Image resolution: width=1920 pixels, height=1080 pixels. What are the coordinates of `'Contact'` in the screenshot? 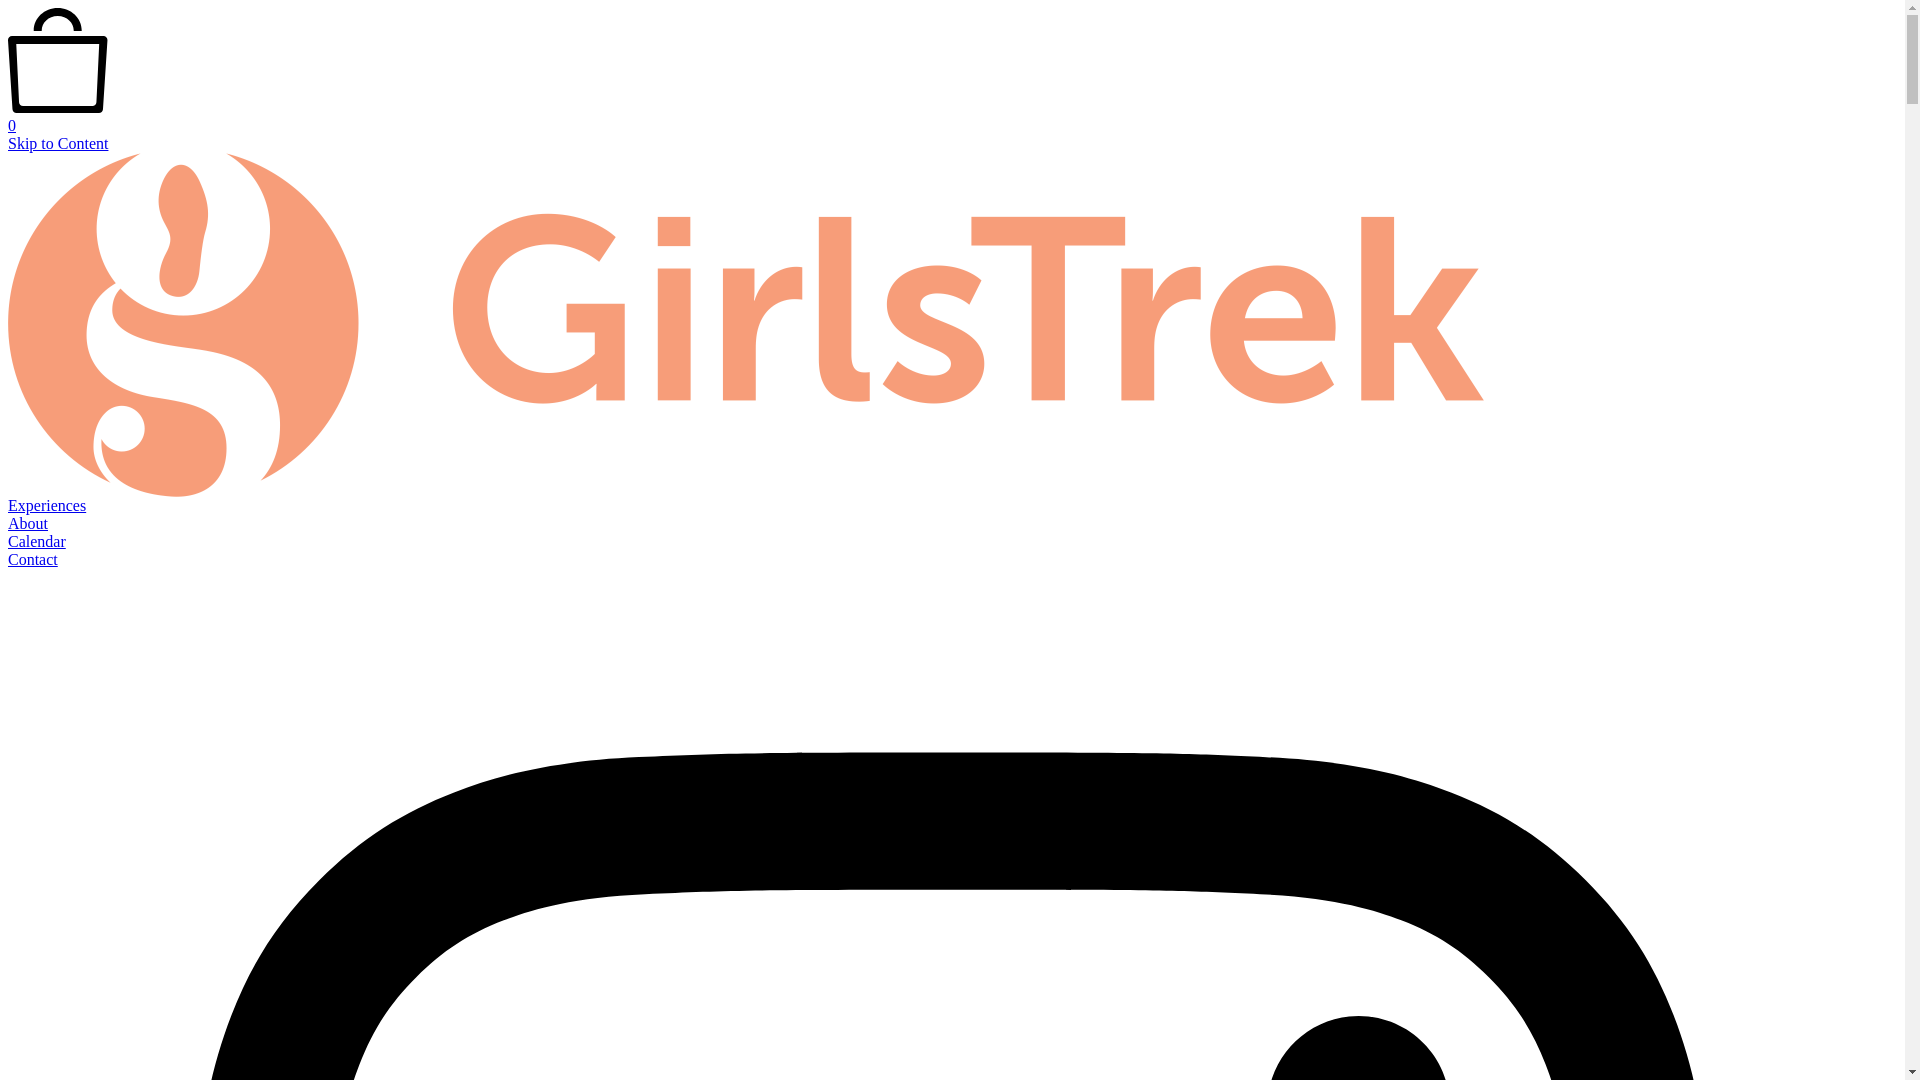 It's located at (33, 559).